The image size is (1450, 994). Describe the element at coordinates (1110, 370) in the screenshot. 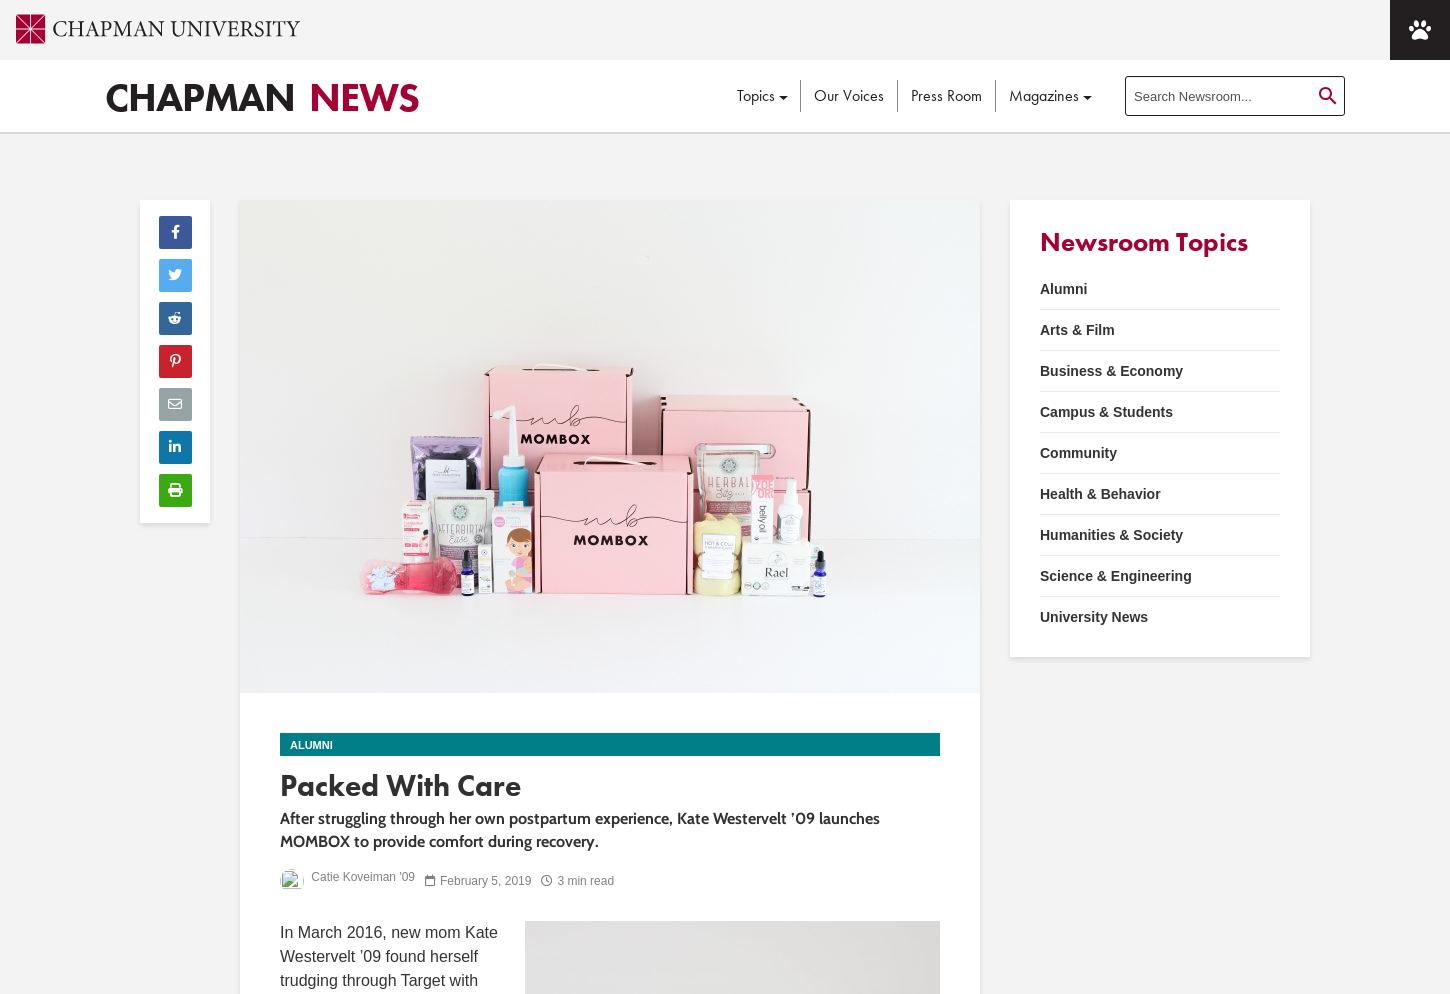

I see `'Business & Economy'` at that location.